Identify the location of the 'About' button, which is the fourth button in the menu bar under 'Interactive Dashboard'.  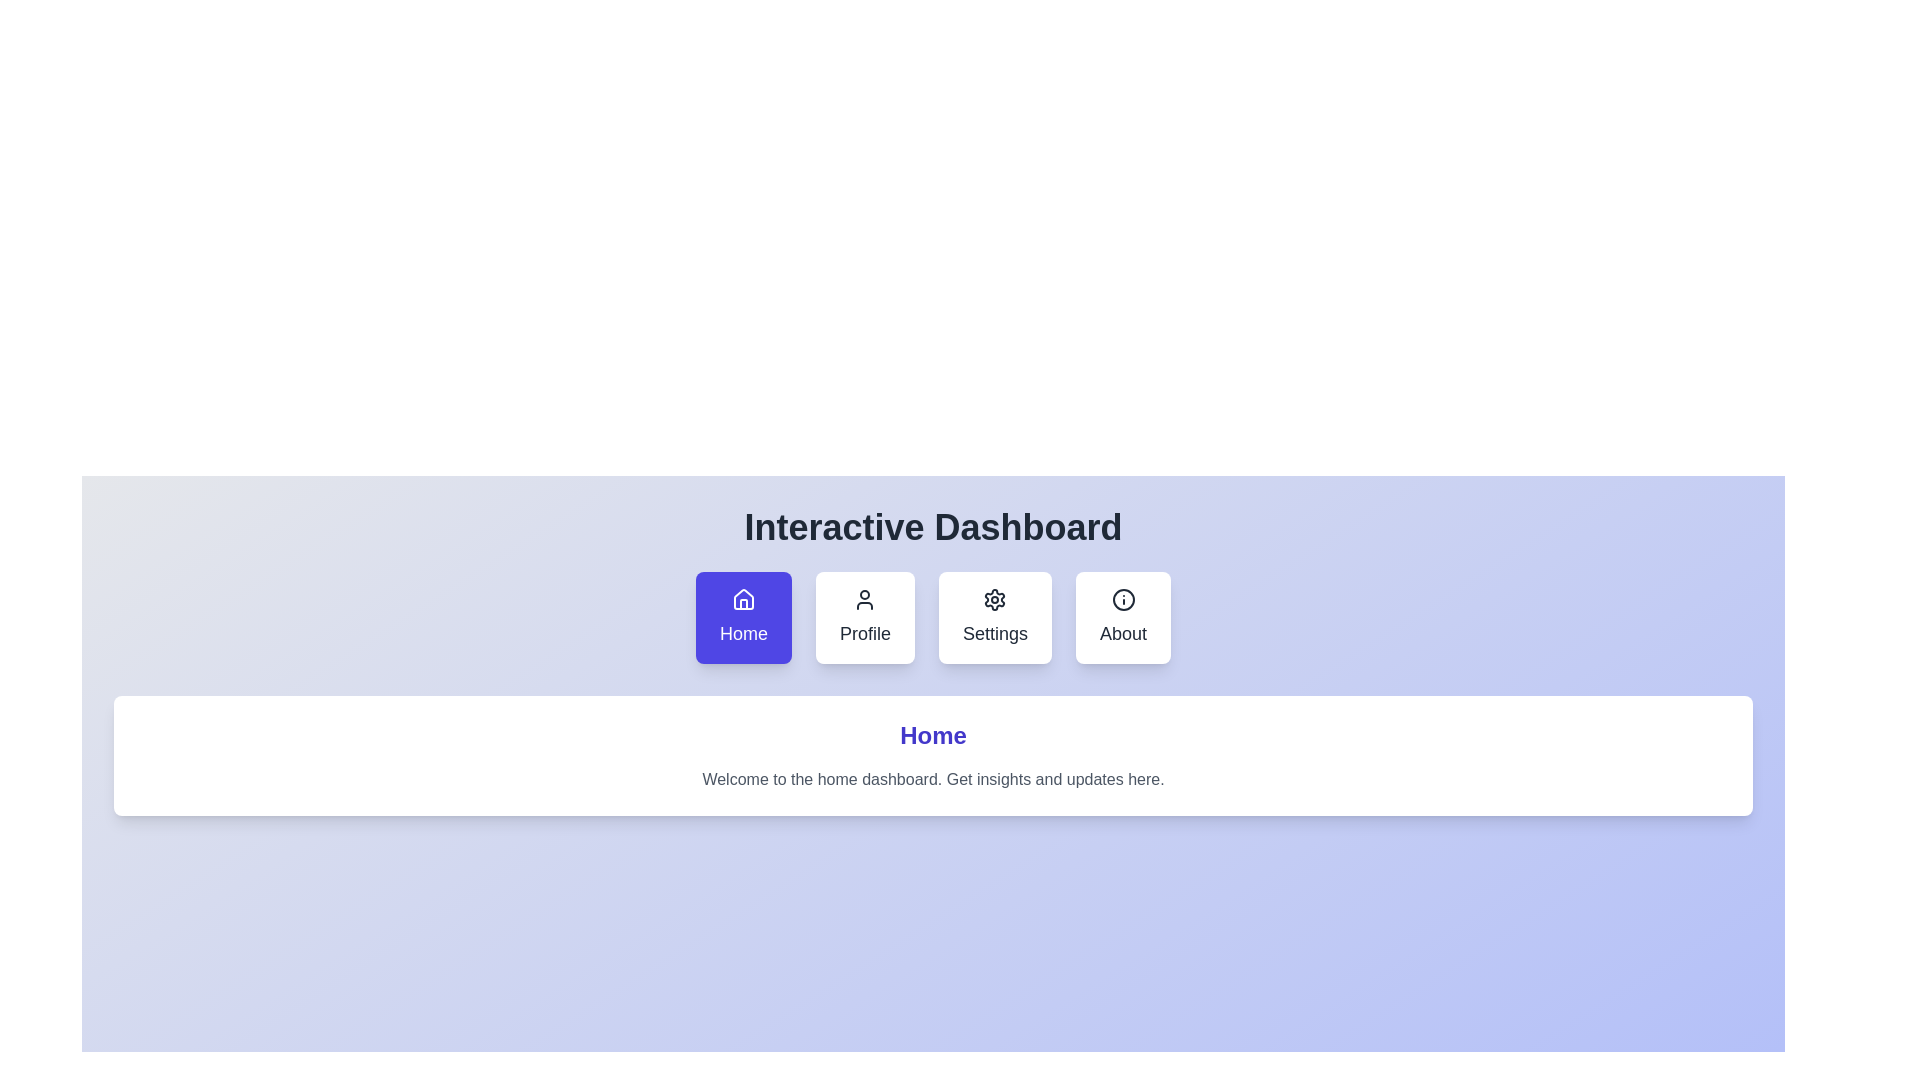
(1123, 616).